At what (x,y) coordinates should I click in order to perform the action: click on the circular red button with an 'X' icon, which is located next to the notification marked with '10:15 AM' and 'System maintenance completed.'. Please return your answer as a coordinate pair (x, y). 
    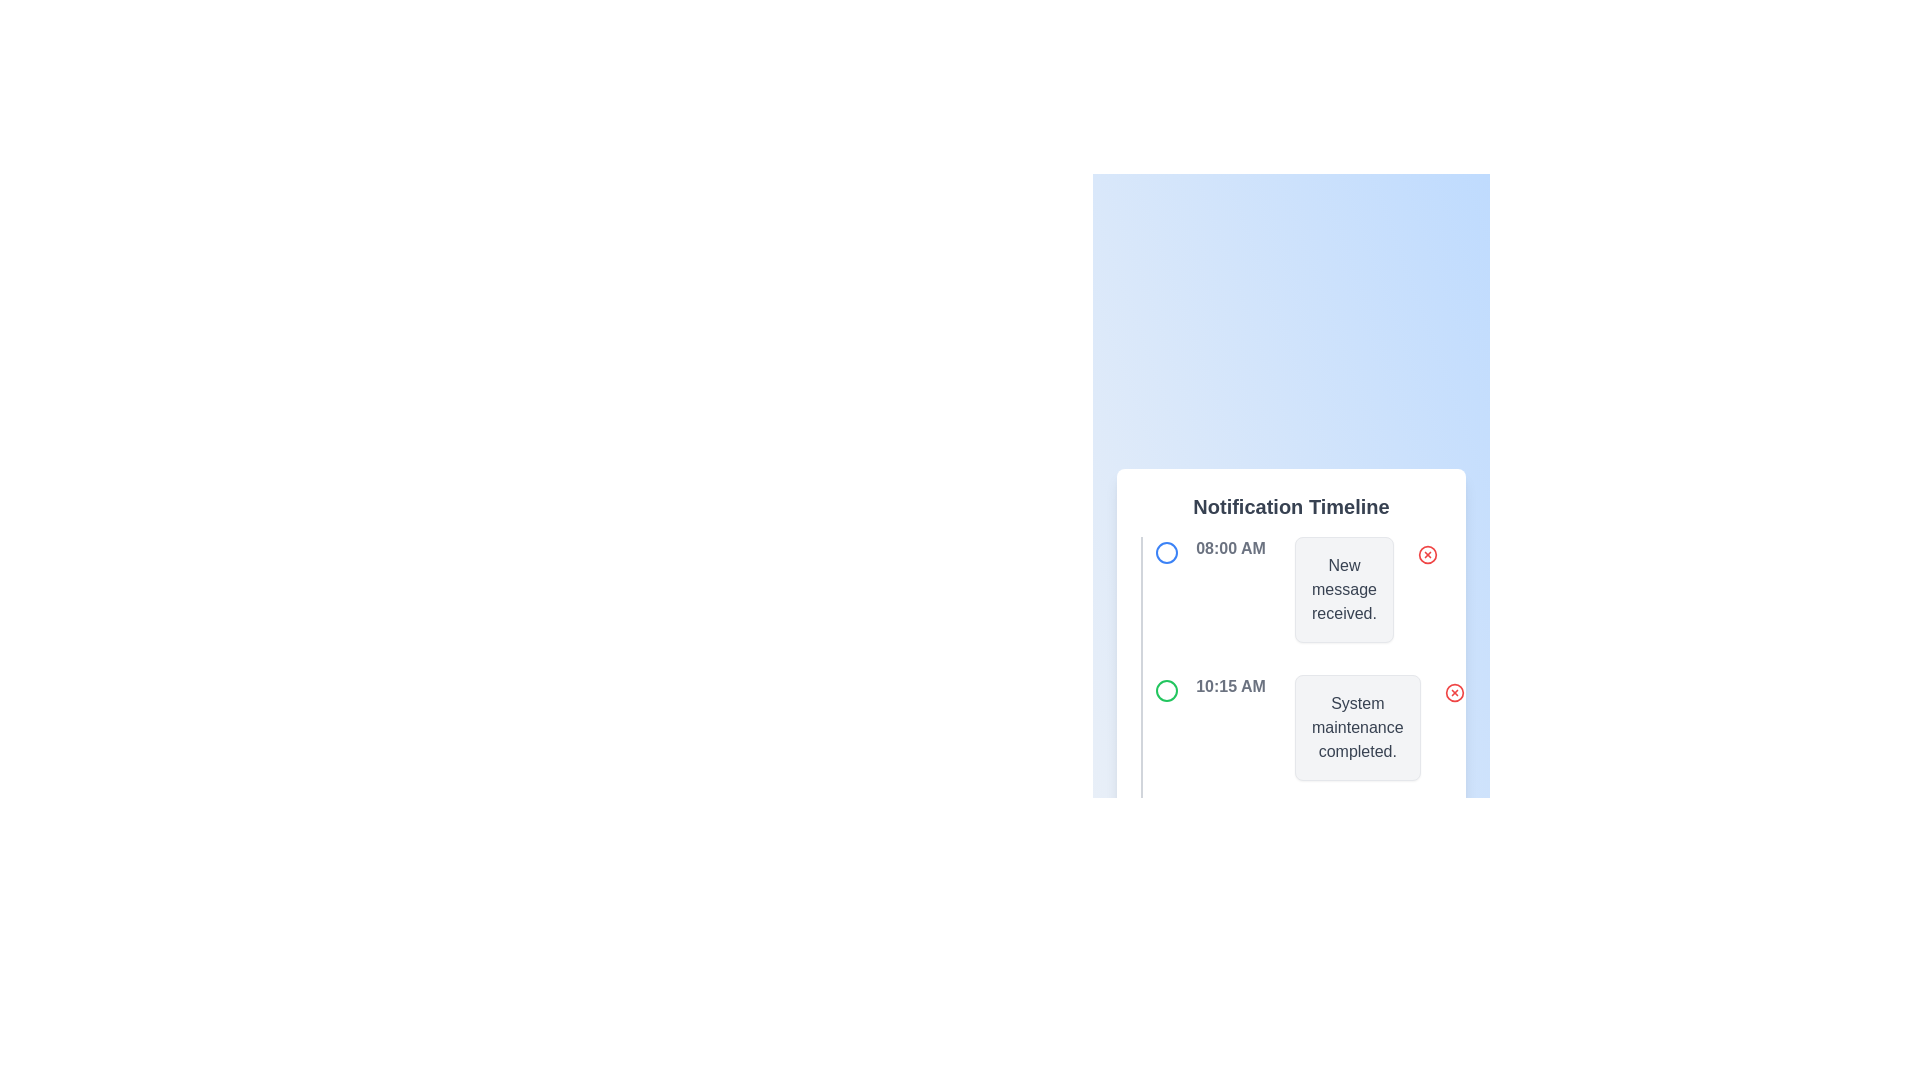
    Looking at the image, I should click on (1454, 692).